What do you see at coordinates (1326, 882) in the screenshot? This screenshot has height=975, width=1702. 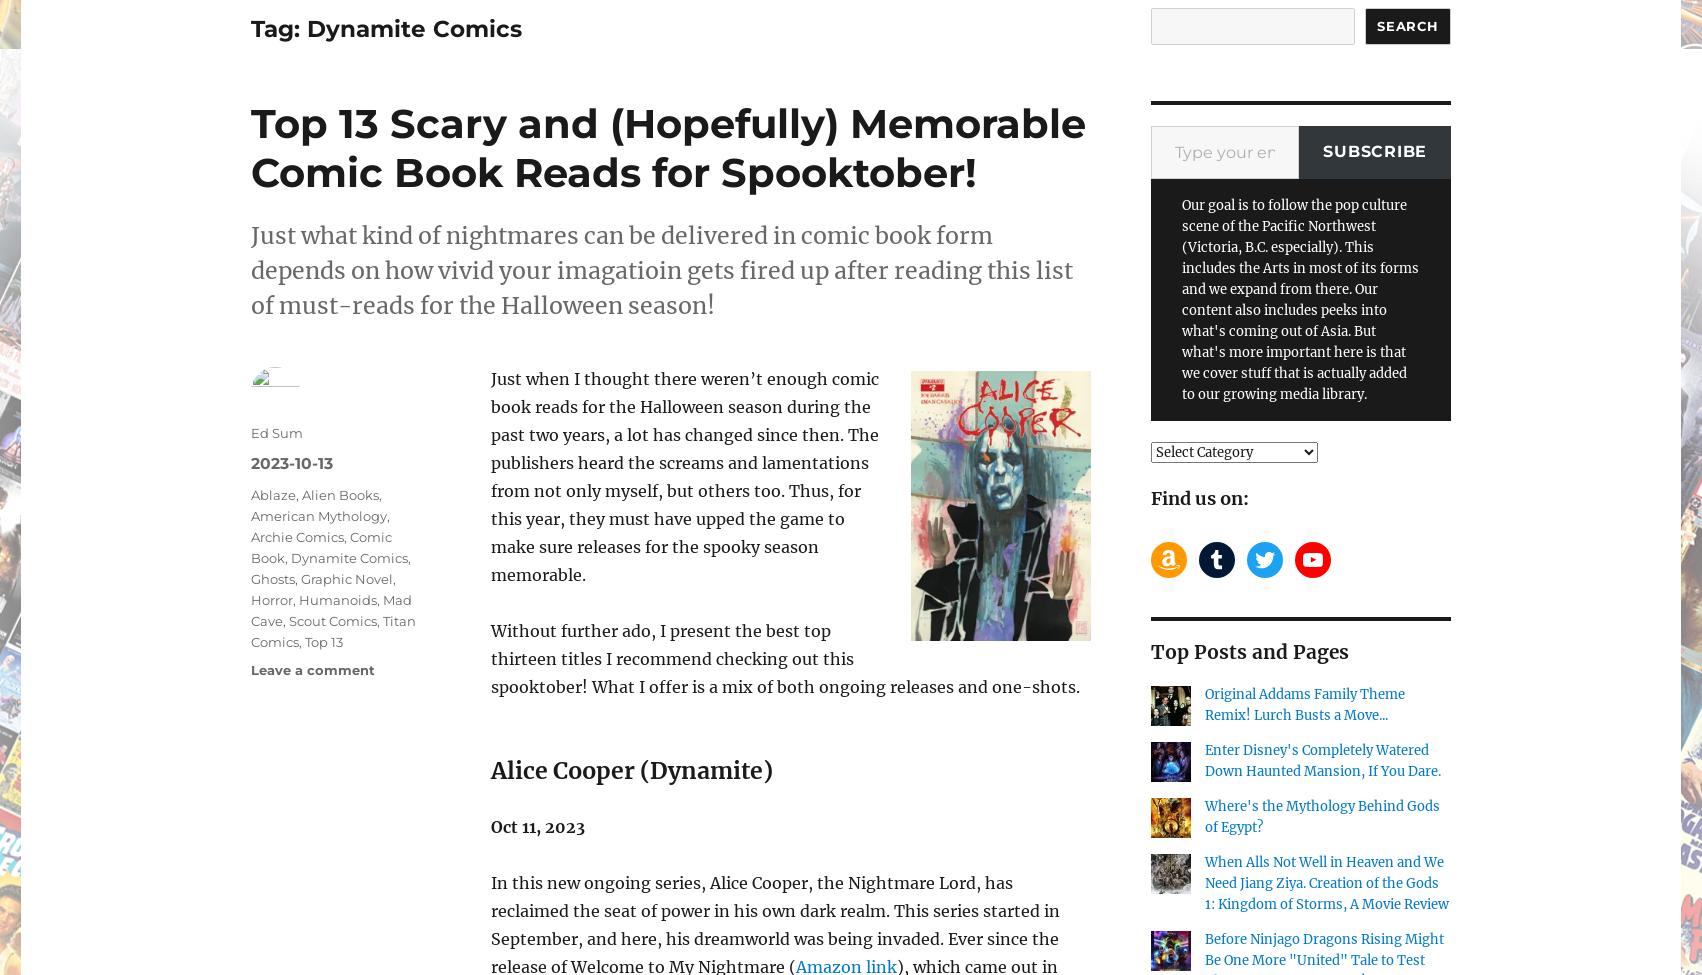 I see `'When Alls Not Well in Heaven and We Need Jiang Ziya. Creation of the Gods 1: Kingdom of Storms, A Movie Review'` at bounding box center [1326, 882].